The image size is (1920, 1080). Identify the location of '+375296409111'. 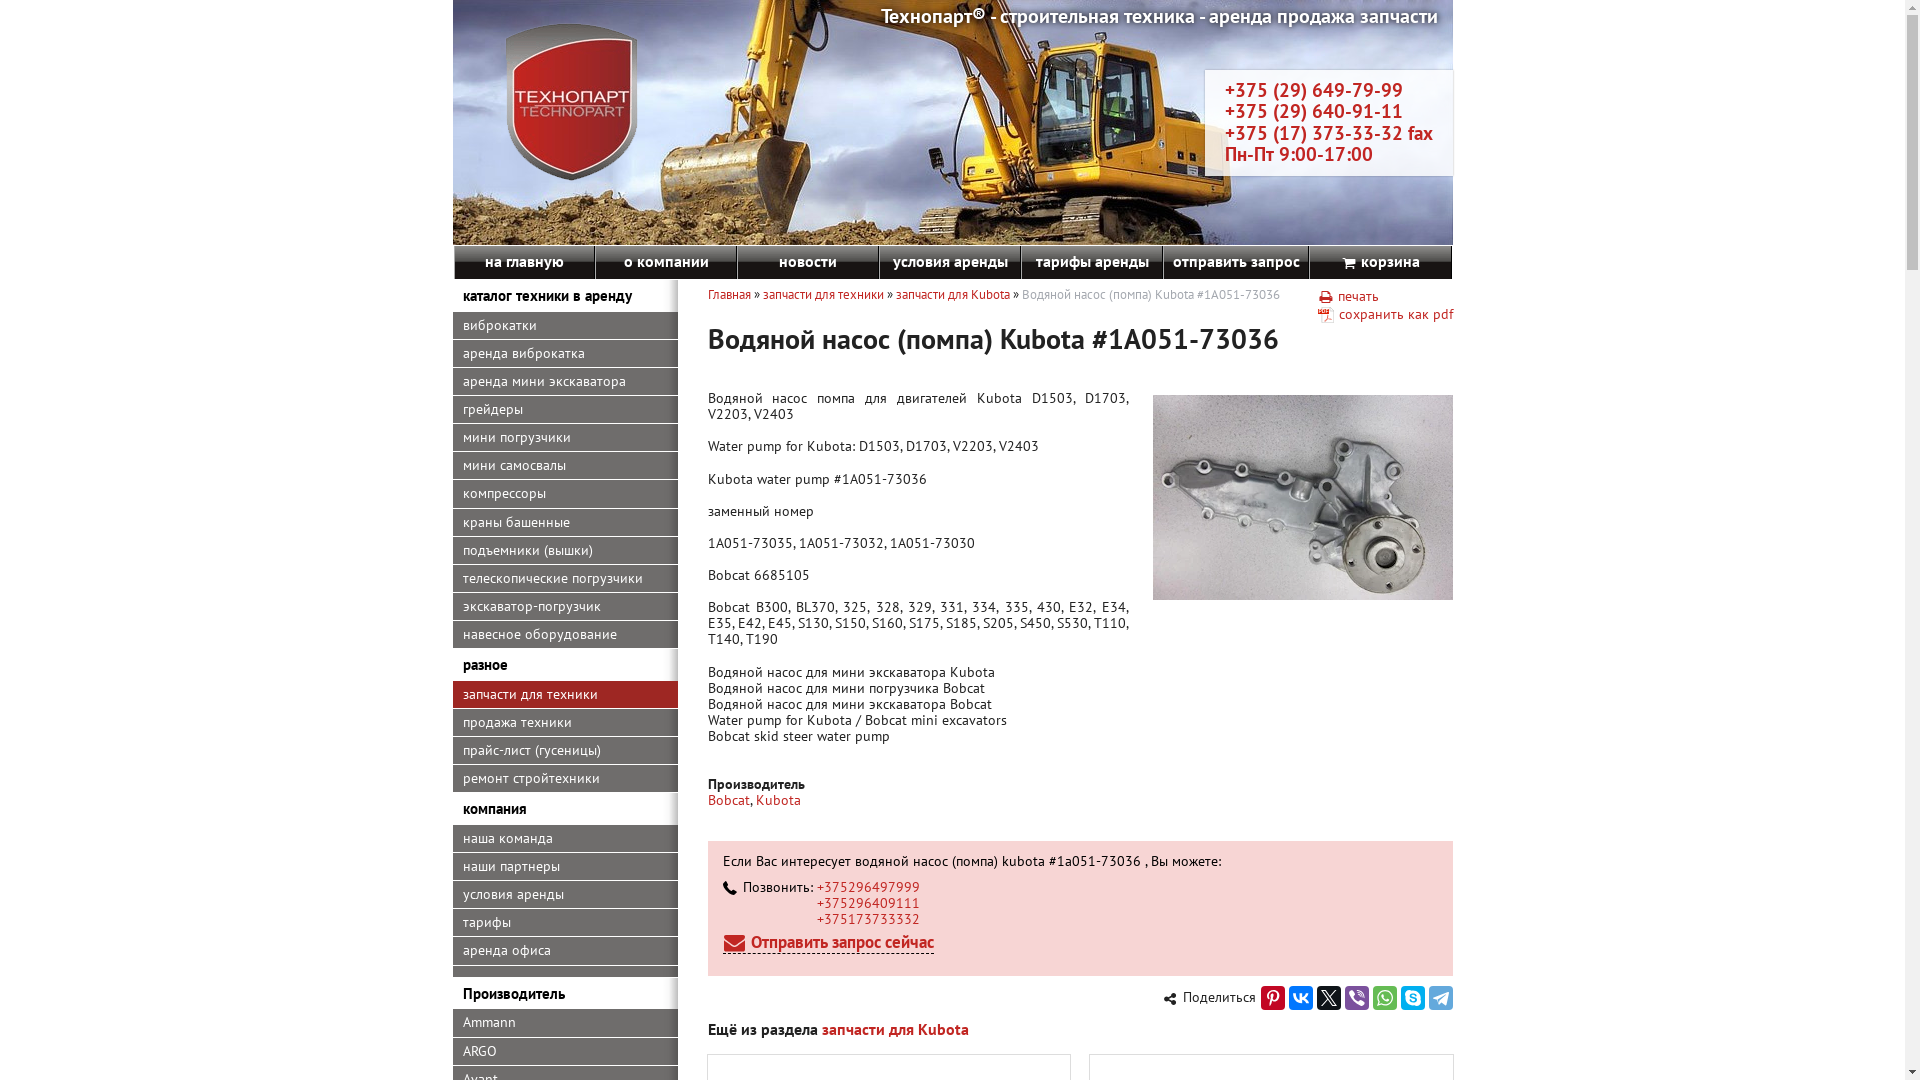
(867, 902).